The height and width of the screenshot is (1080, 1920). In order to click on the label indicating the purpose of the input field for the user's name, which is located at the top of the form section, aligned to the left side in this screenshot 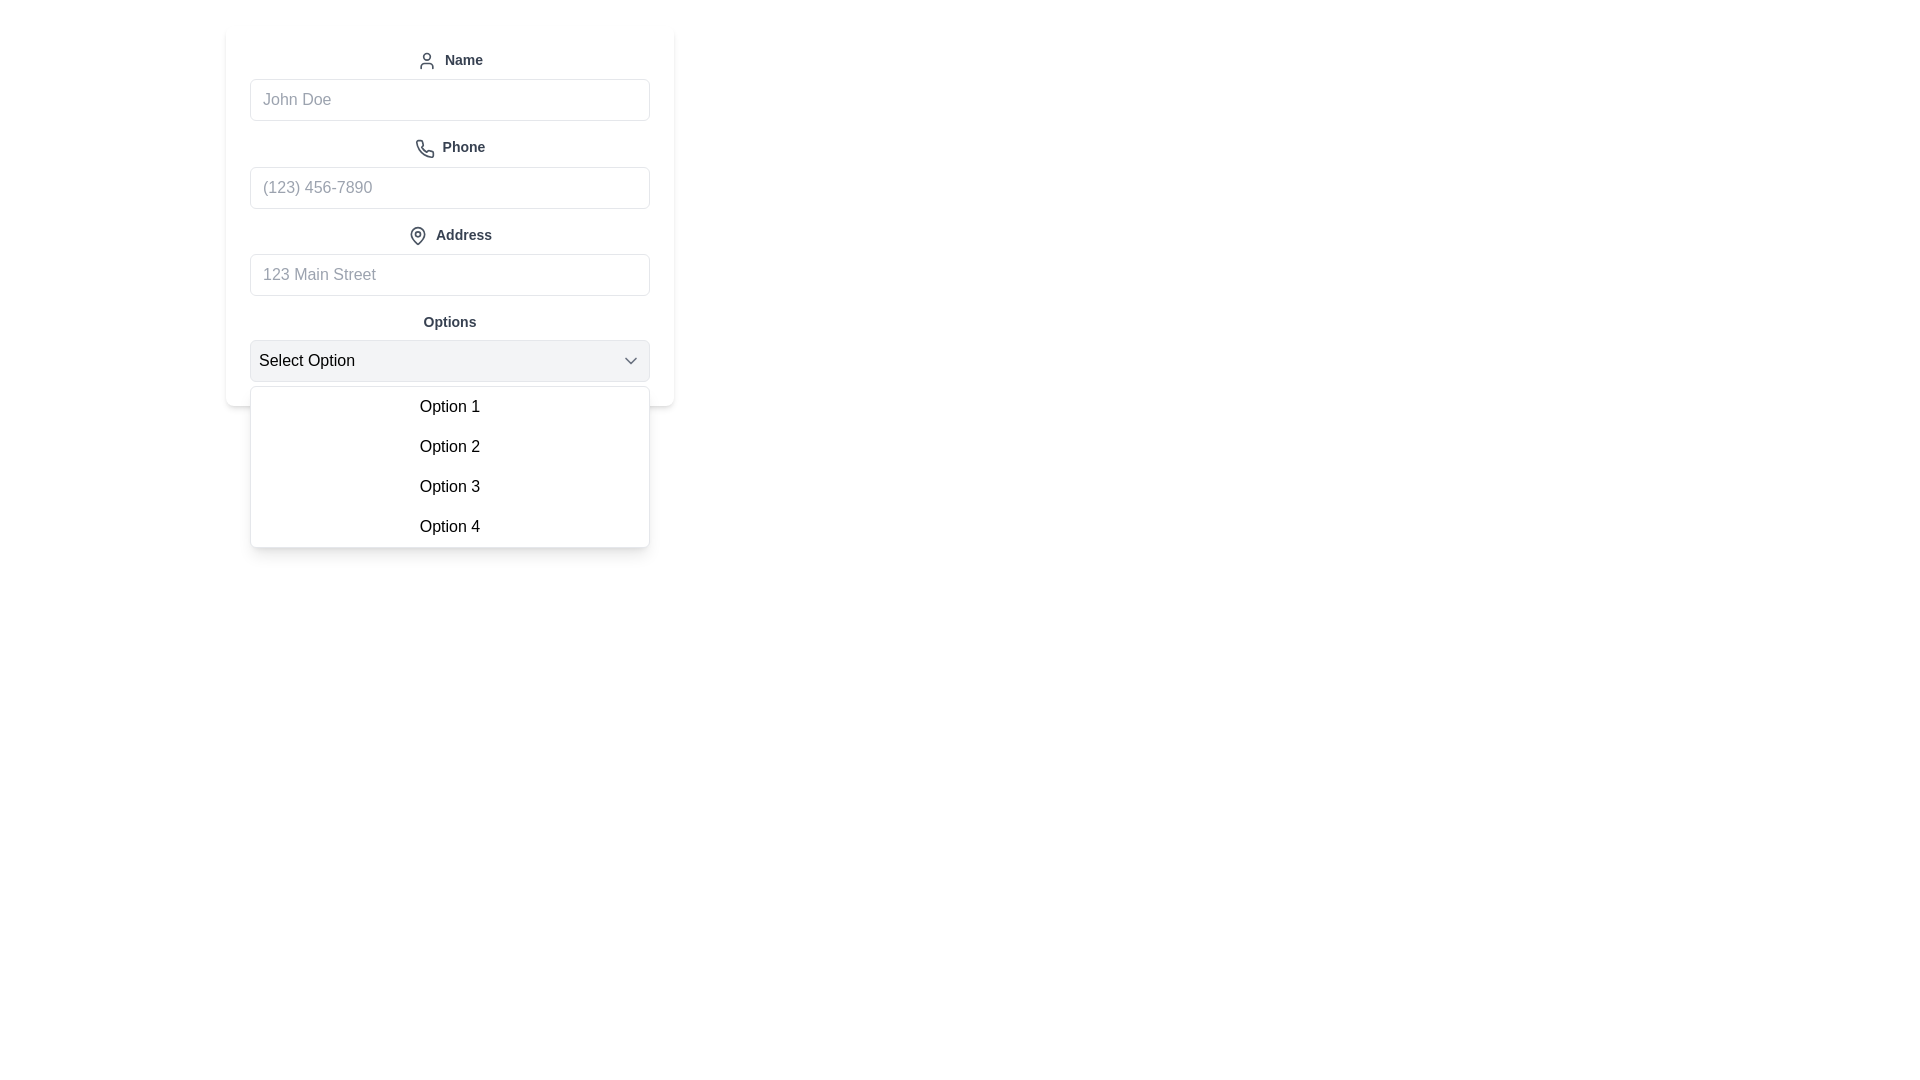, I will do `click(449, 59)`.